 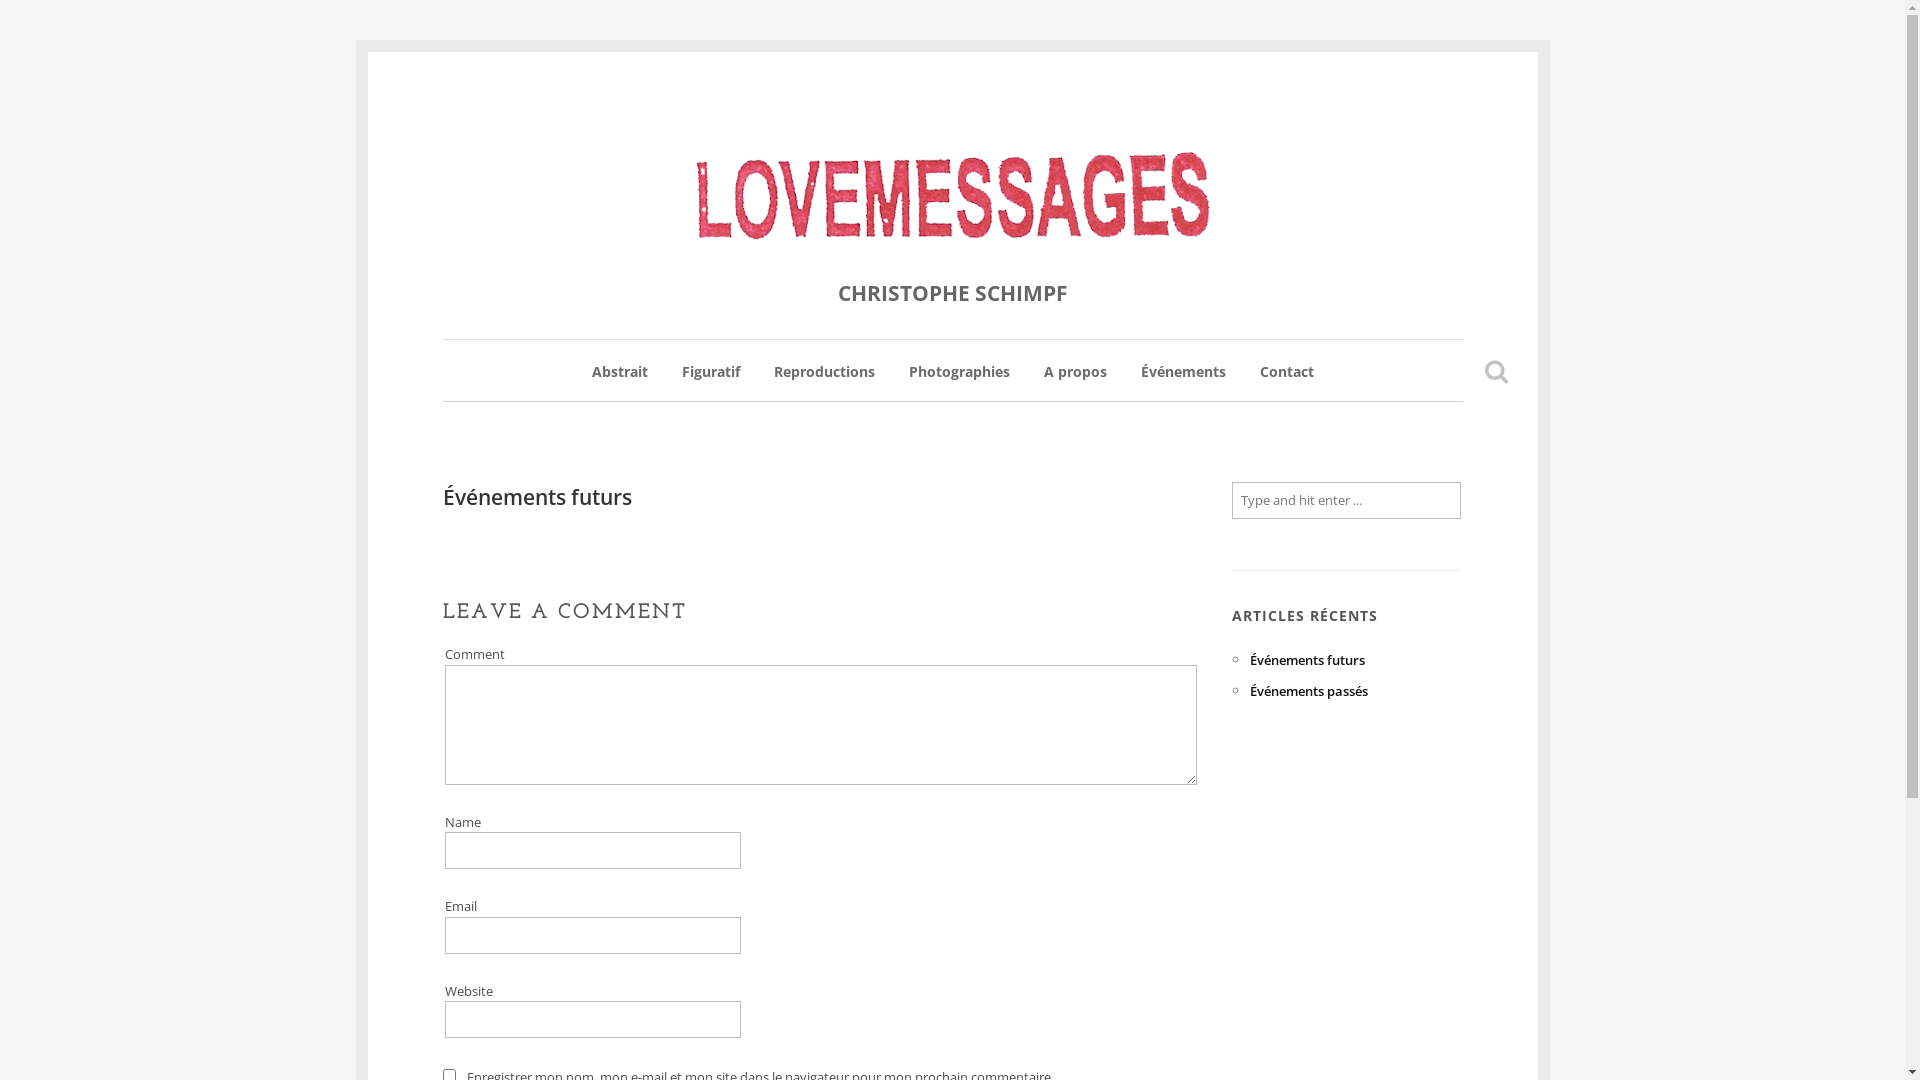 I want to click on 'Abstrait', so click(x=590, y=381).